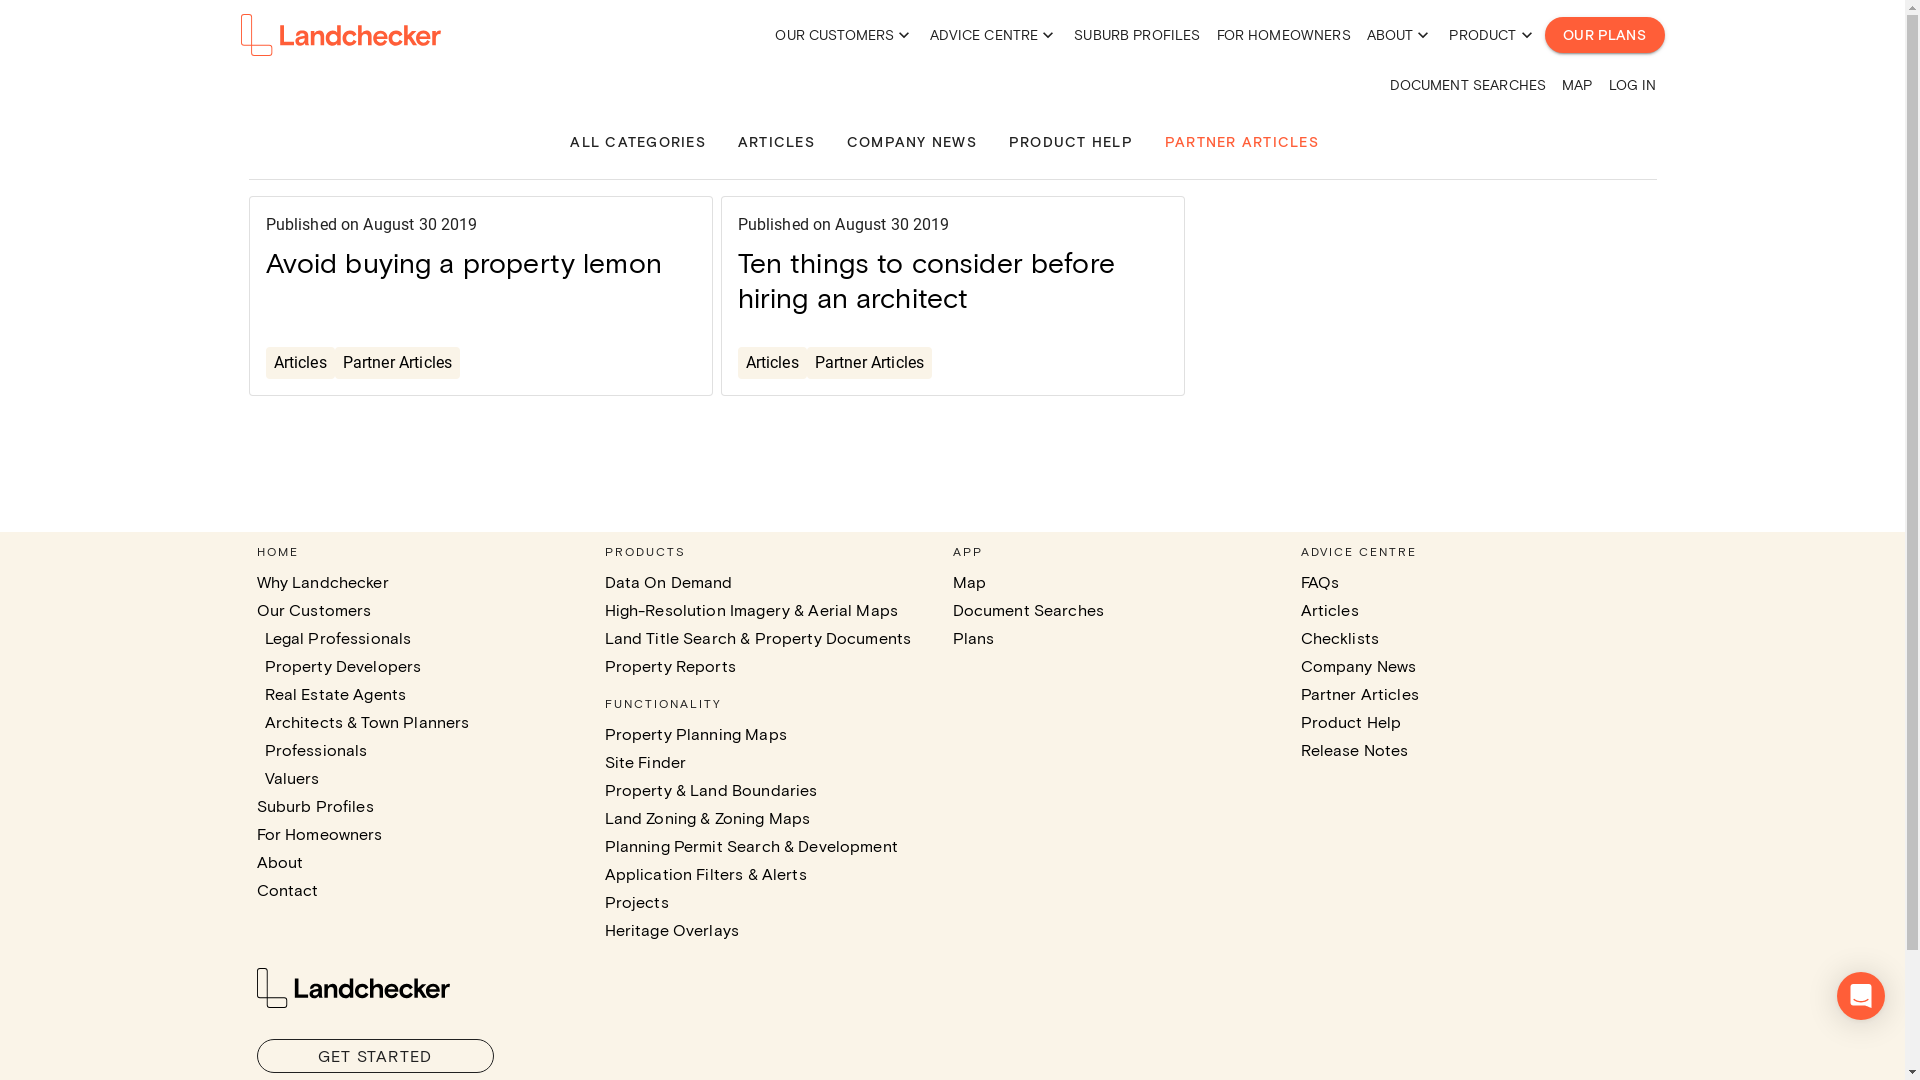  I want to click on 'Why Landchecker', so click(254, 582).